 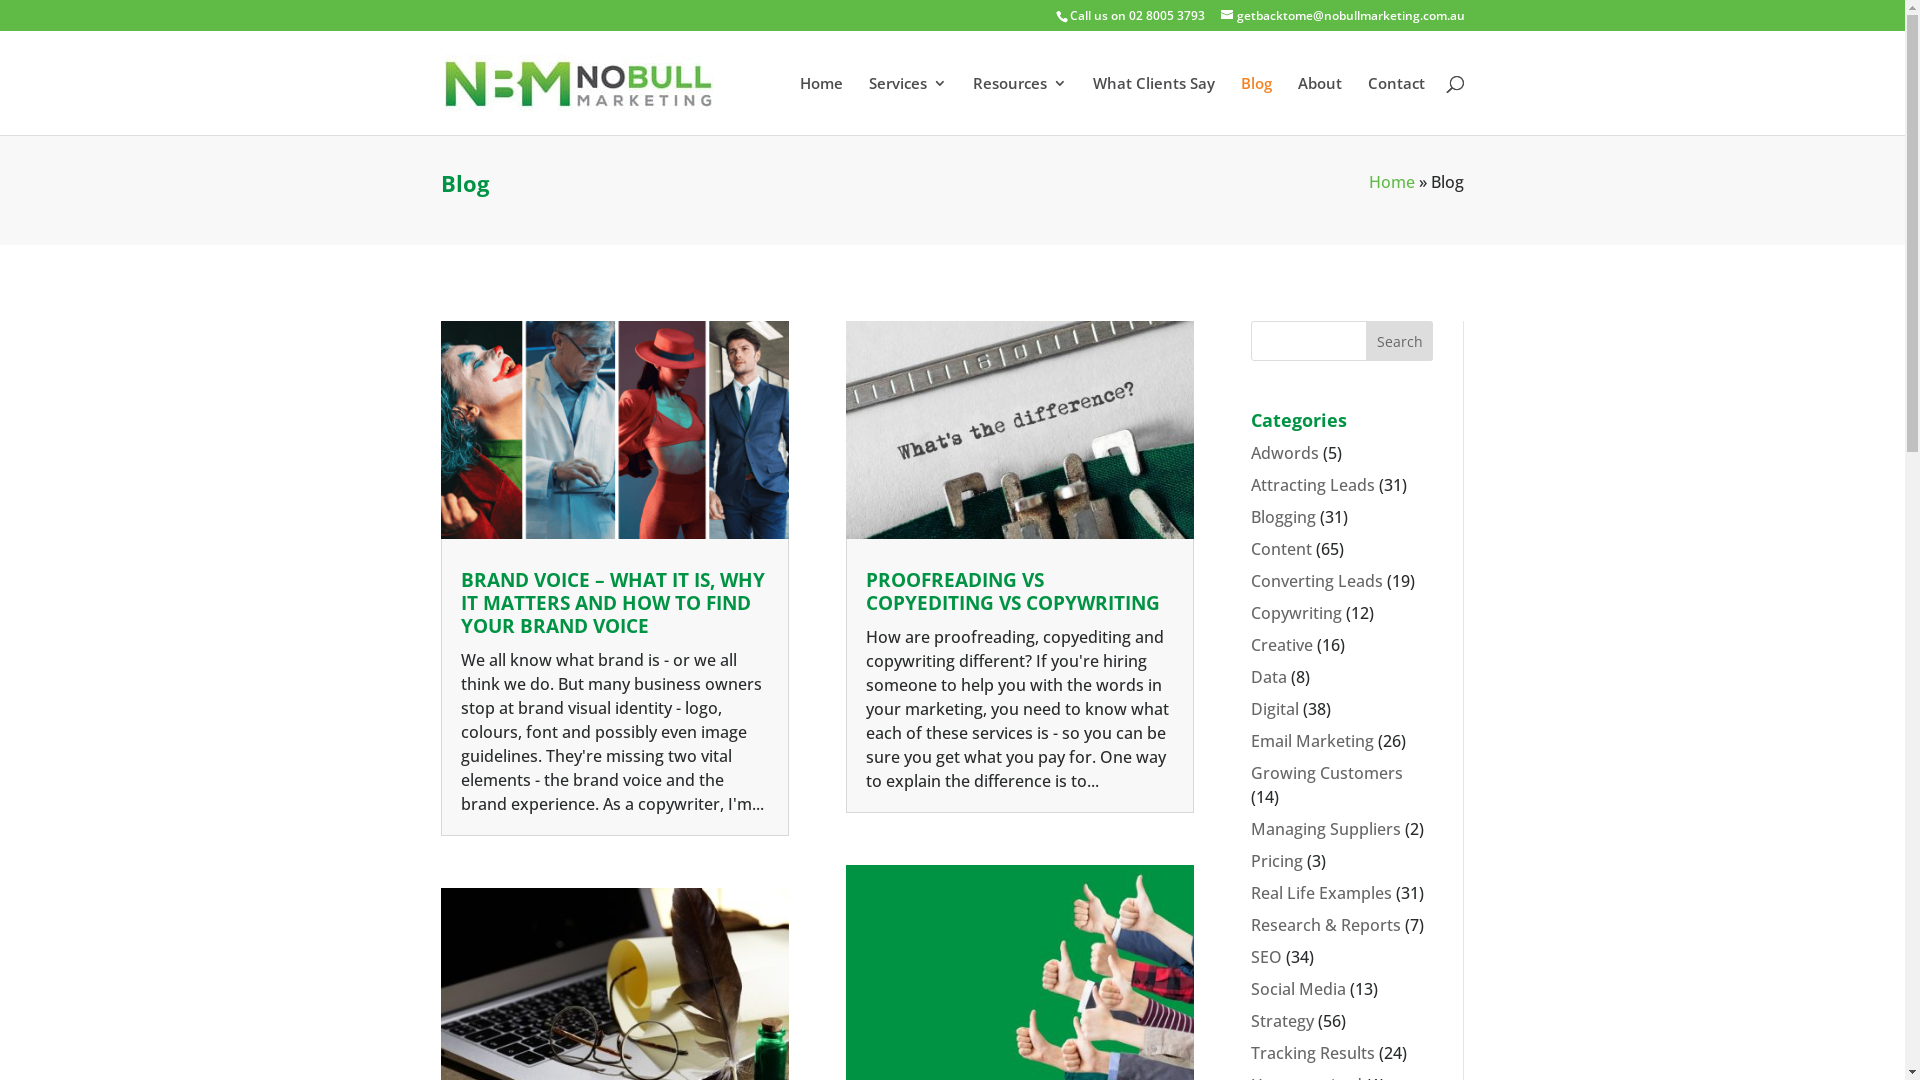 I want to click on 'Resources', so click(x=1018, y=105).